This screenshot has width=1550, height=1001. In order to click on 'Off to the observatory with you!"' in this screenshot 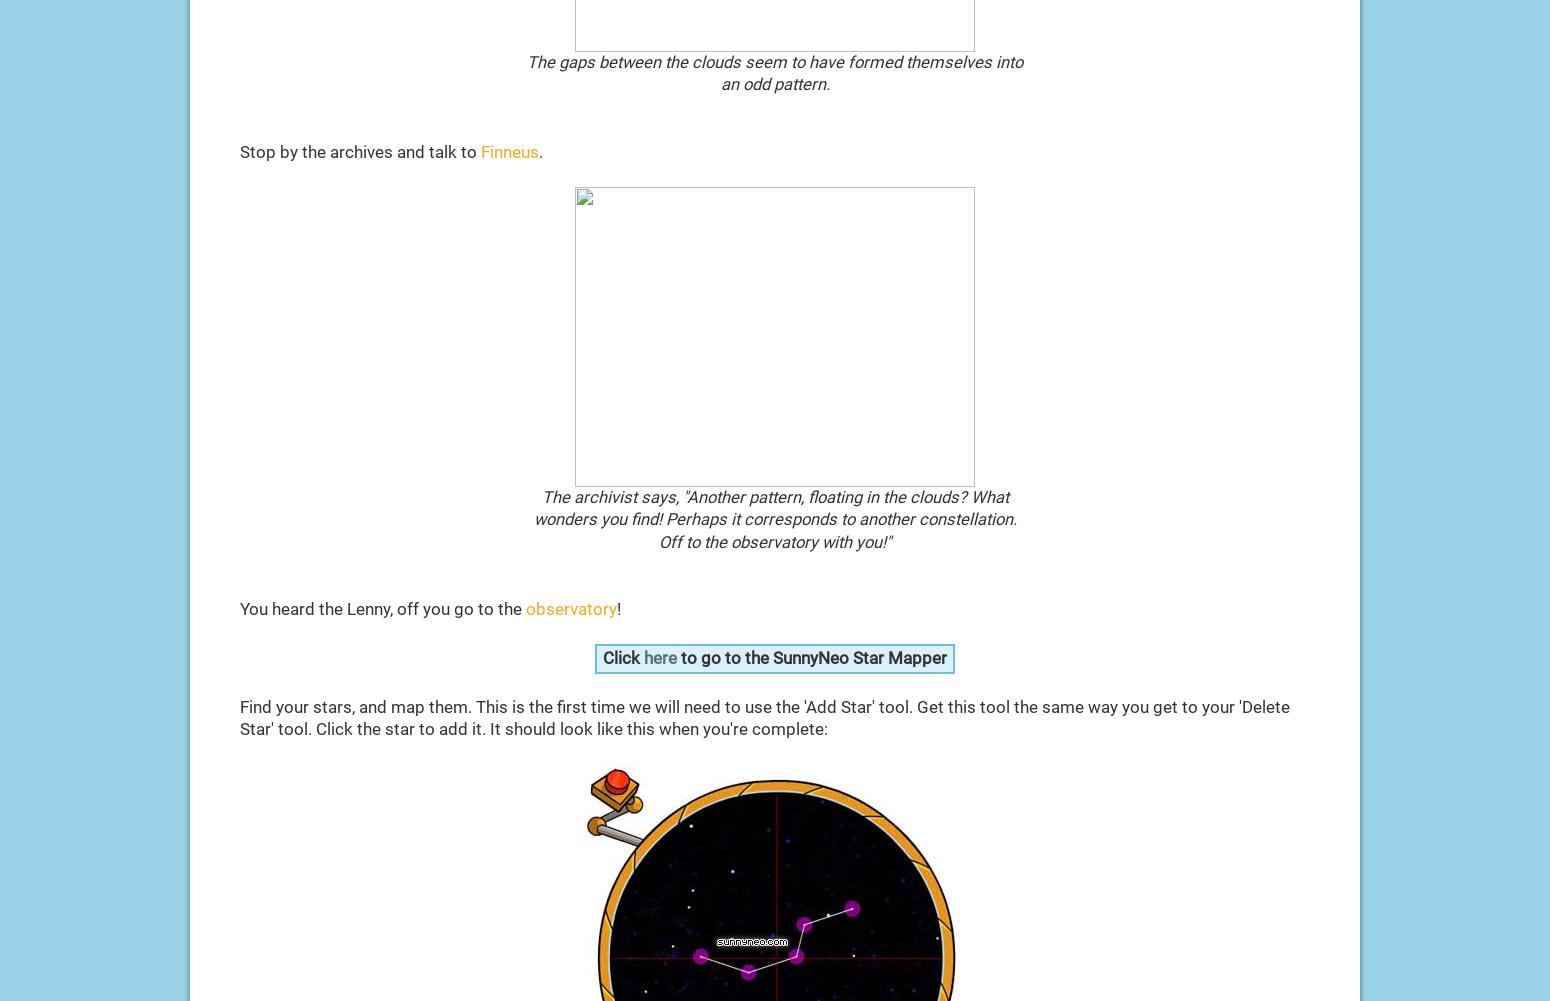, I will do `click(775, 540)`.